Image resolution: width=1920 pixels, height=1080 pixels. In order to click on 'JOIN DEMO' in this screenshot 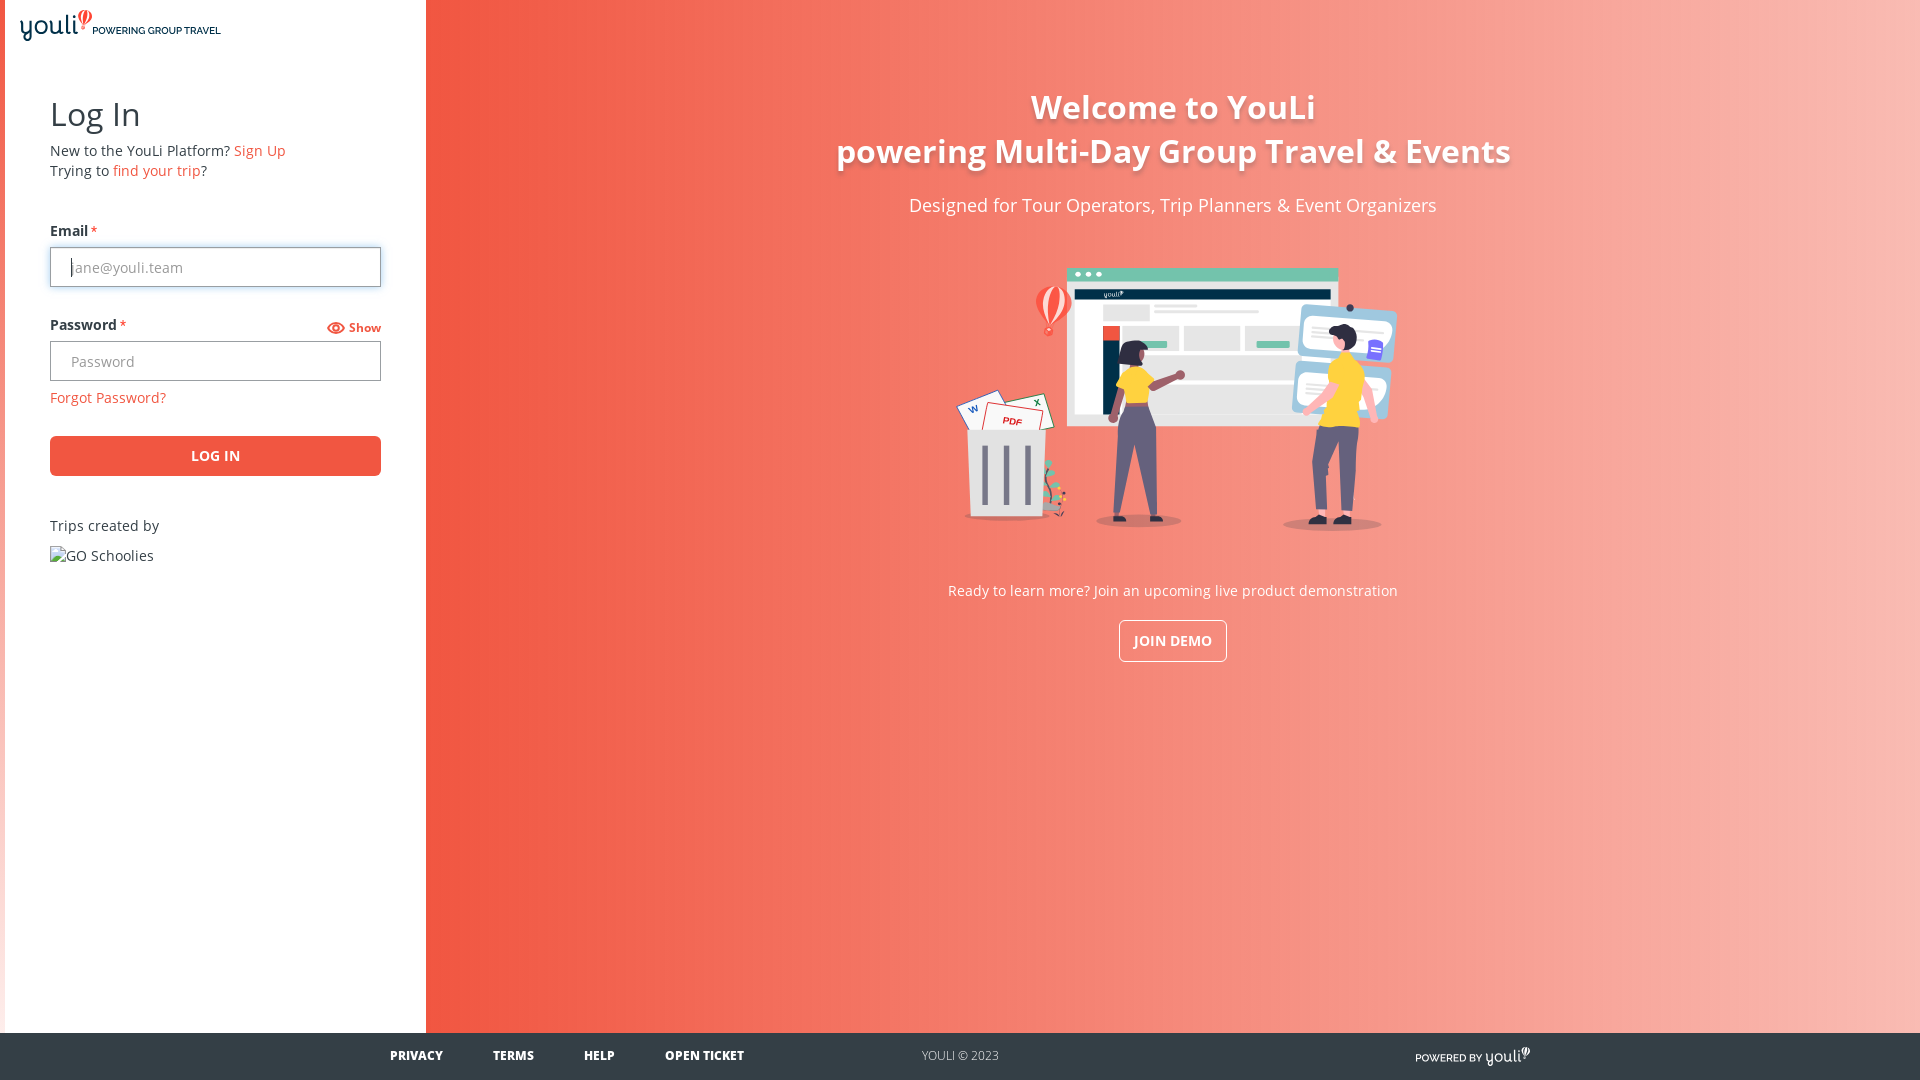, I will do `click(1172, 640)`.